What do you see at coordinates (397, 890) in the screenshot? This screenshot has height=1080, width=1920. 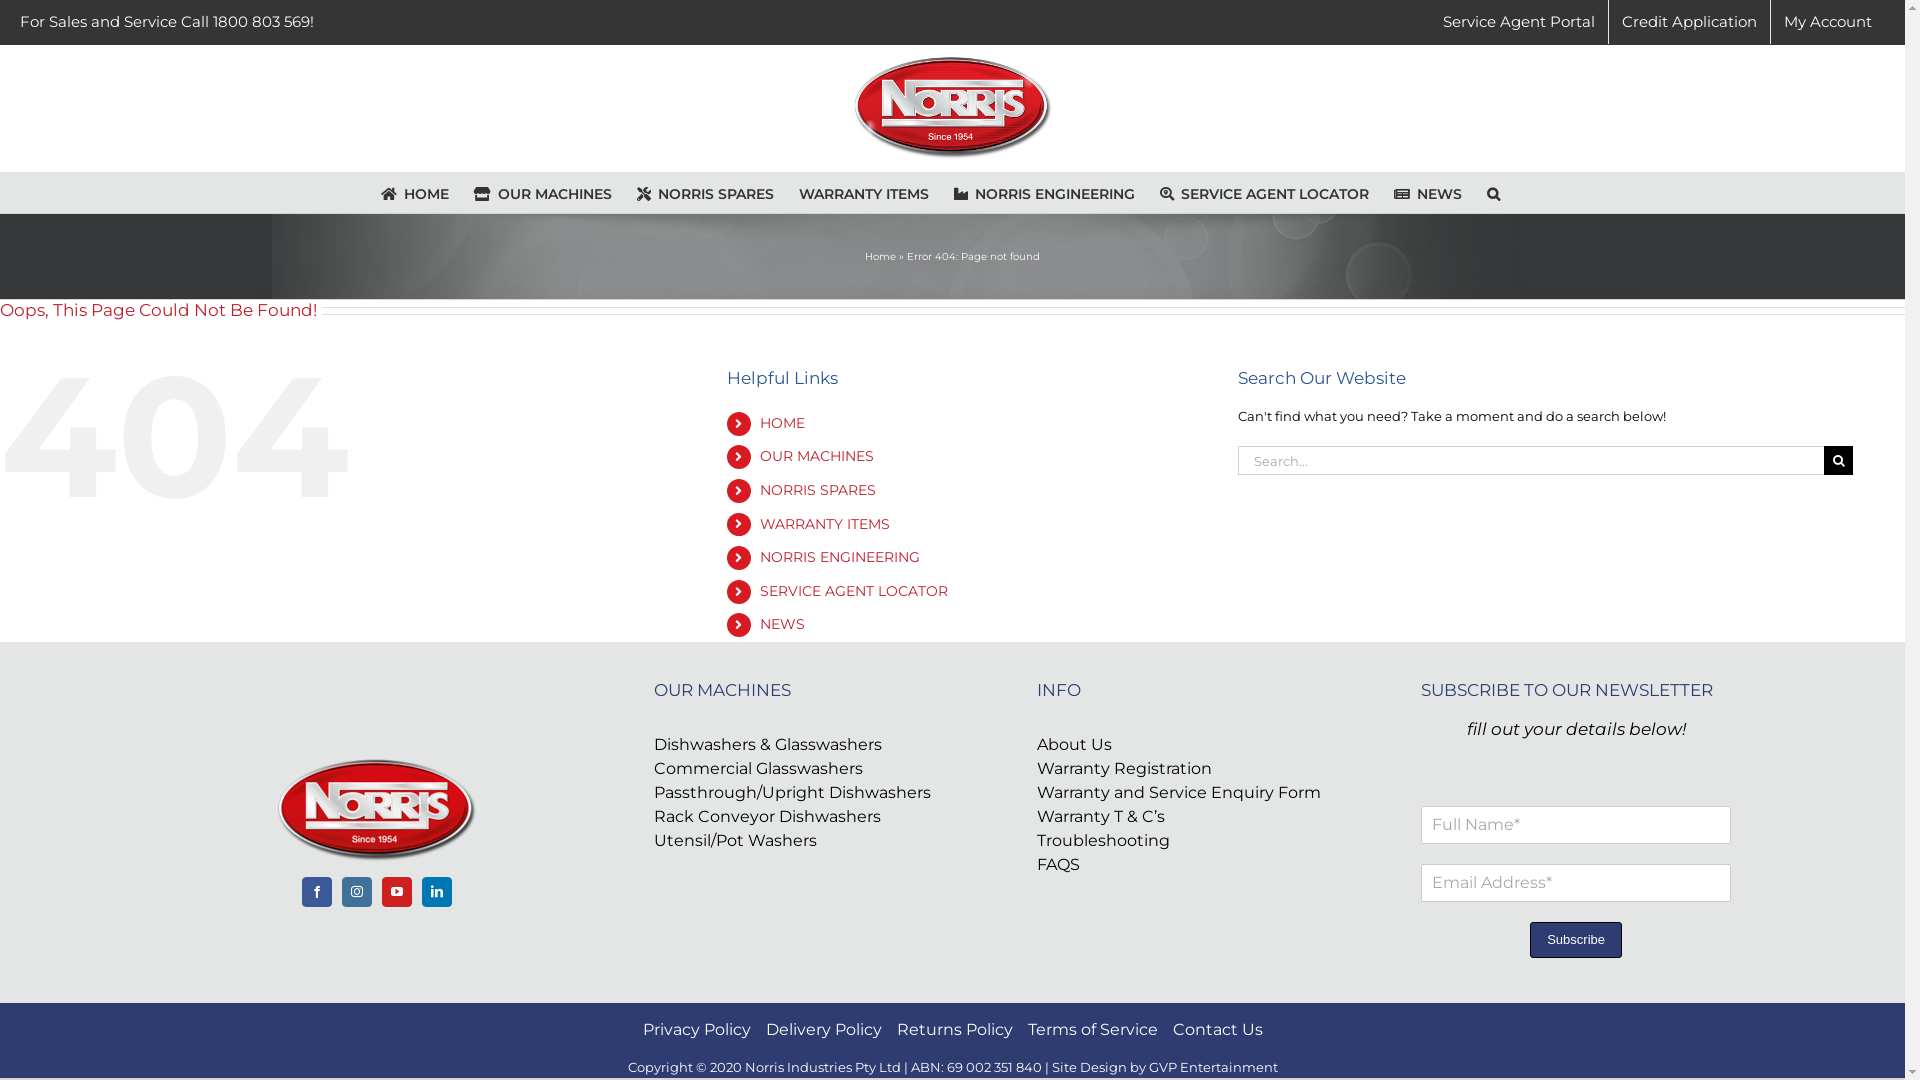 I see `'YouTube'` at bounding box center [397, 890].